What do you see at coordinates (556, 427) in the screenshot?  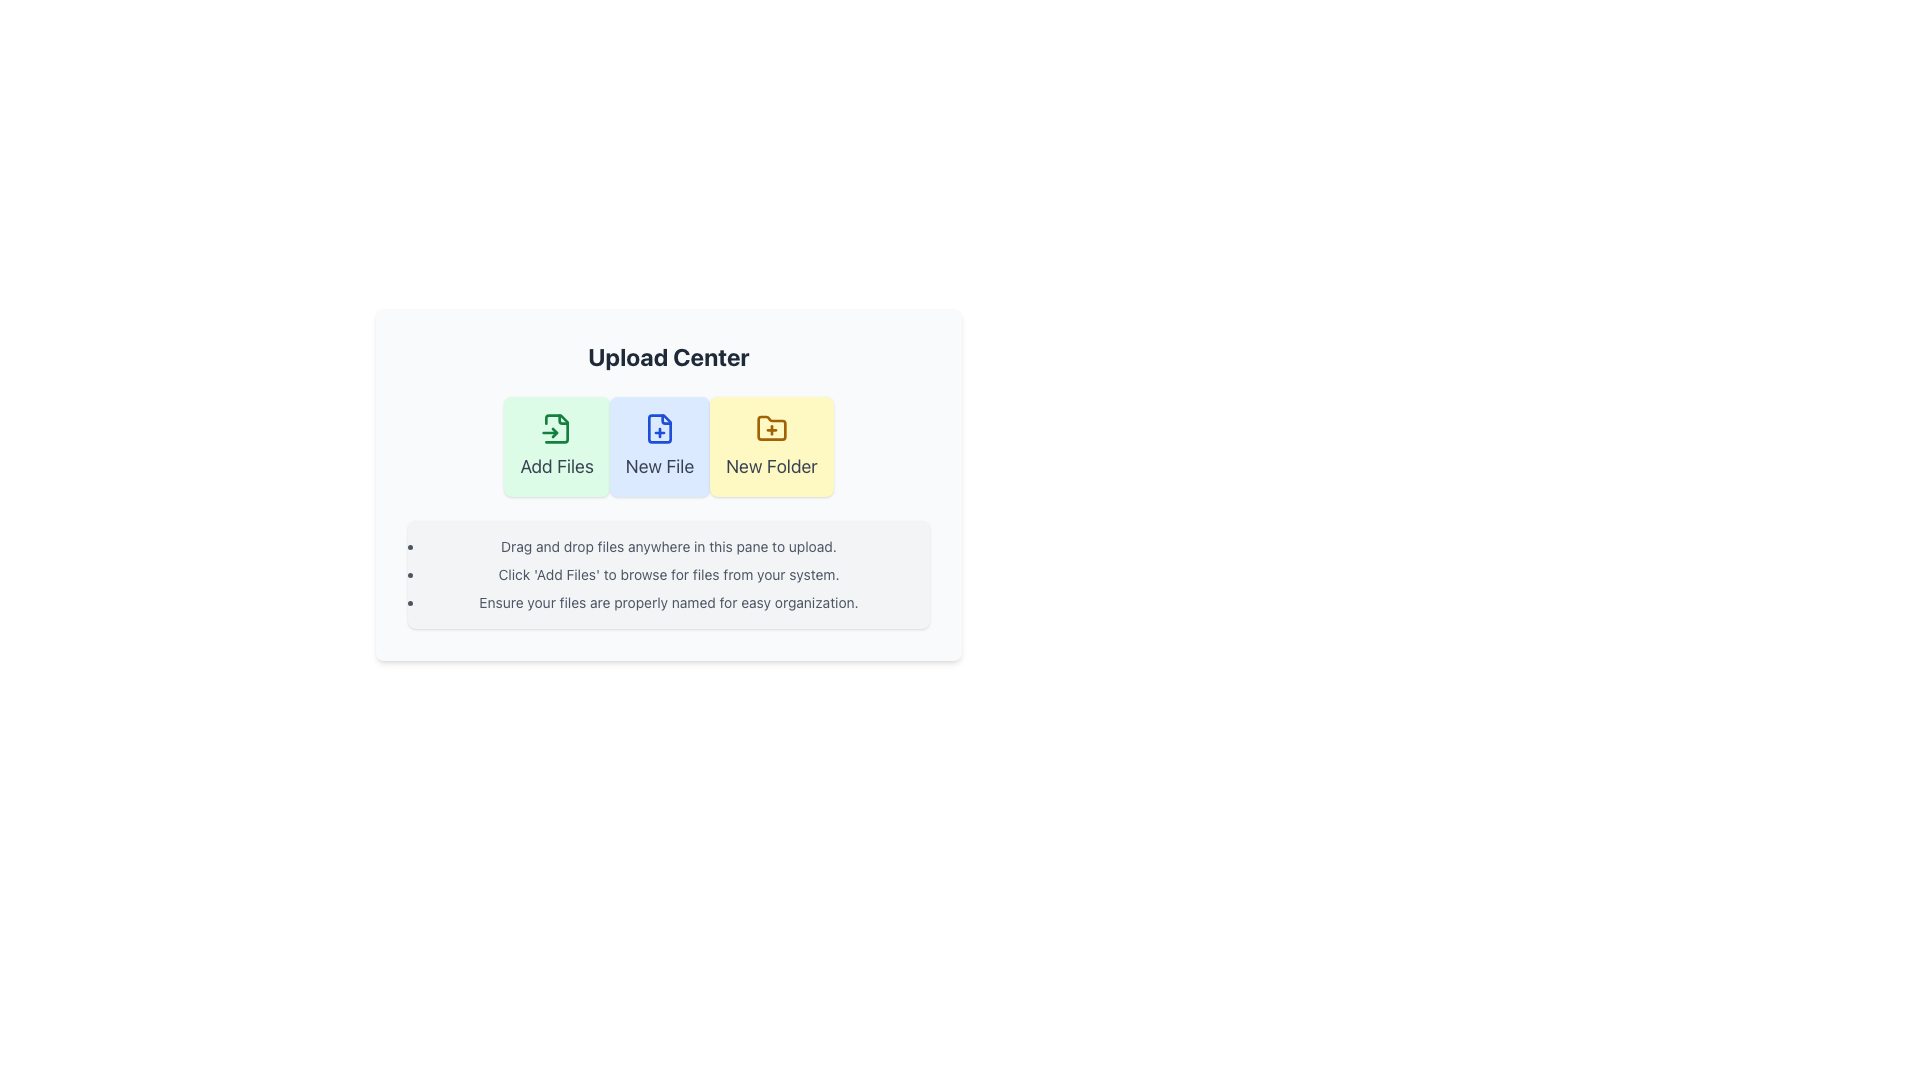 I see `the green file icon within the 'Add Files' group, positioned to the left of 'New File' and 'New Folder'` at bounding box center [556, 427].